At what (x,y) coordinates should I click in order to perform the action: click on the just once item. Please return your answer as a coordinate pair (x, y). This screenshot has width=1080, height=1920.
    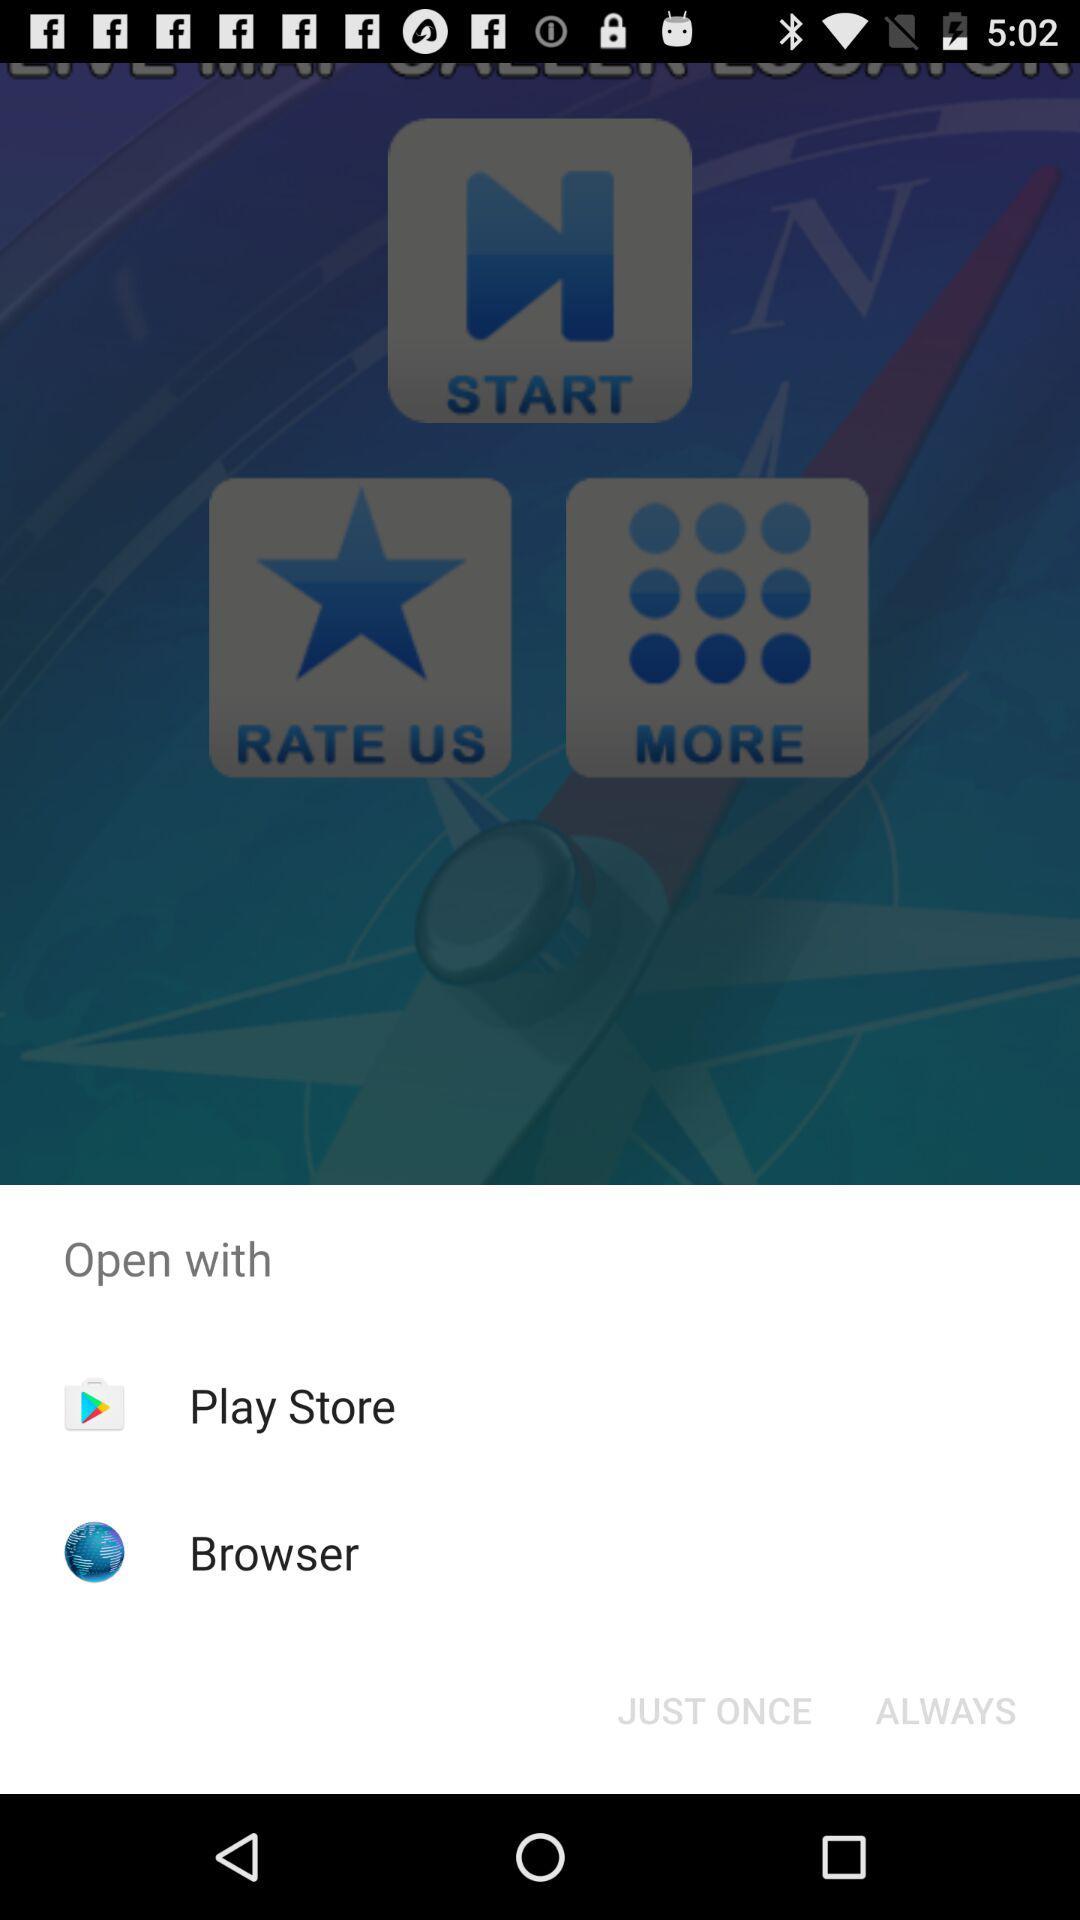
    Looking at the image, I should click on (713, 1708).